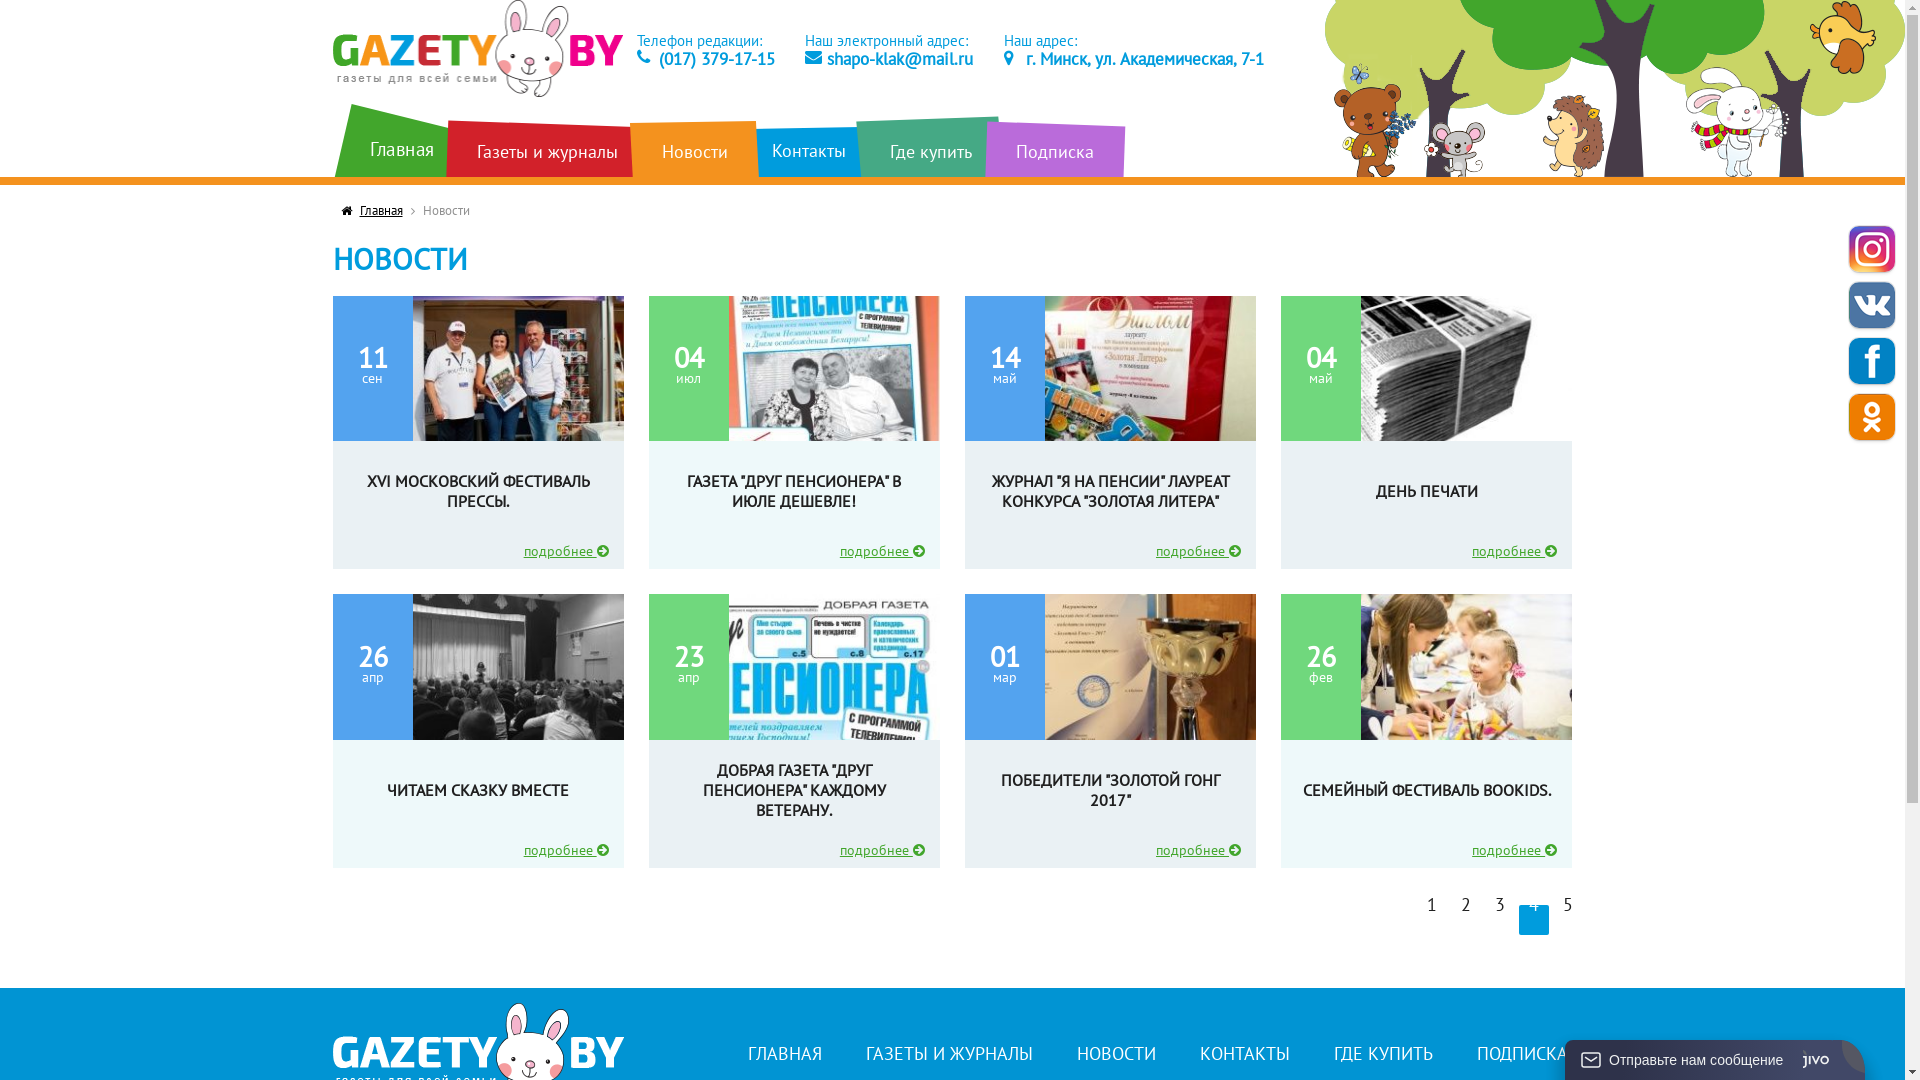 The width and height of the screenshot is (1920, 1080). I want to click on '1', so click(1415, 920).